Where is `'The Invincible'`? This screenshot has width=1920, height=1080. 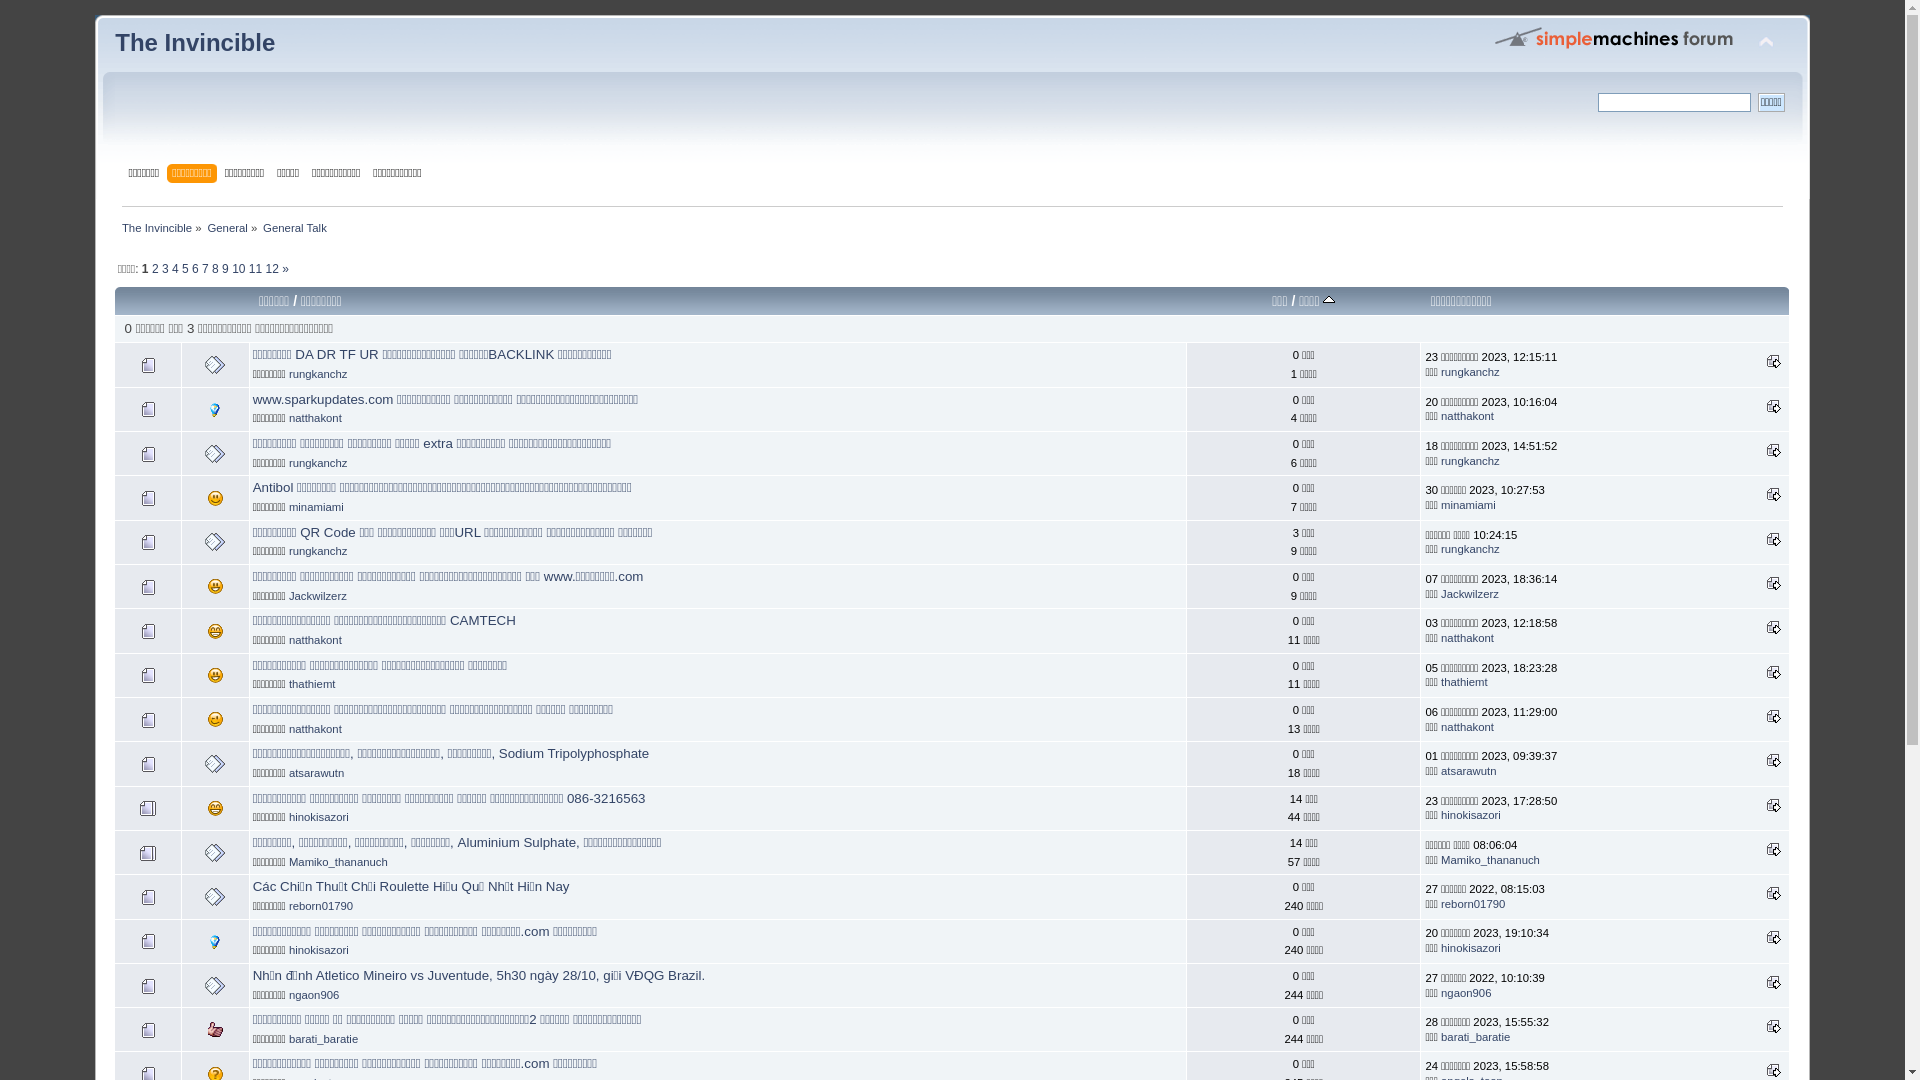 'The Invincible' is located at coordinates (156, 226).